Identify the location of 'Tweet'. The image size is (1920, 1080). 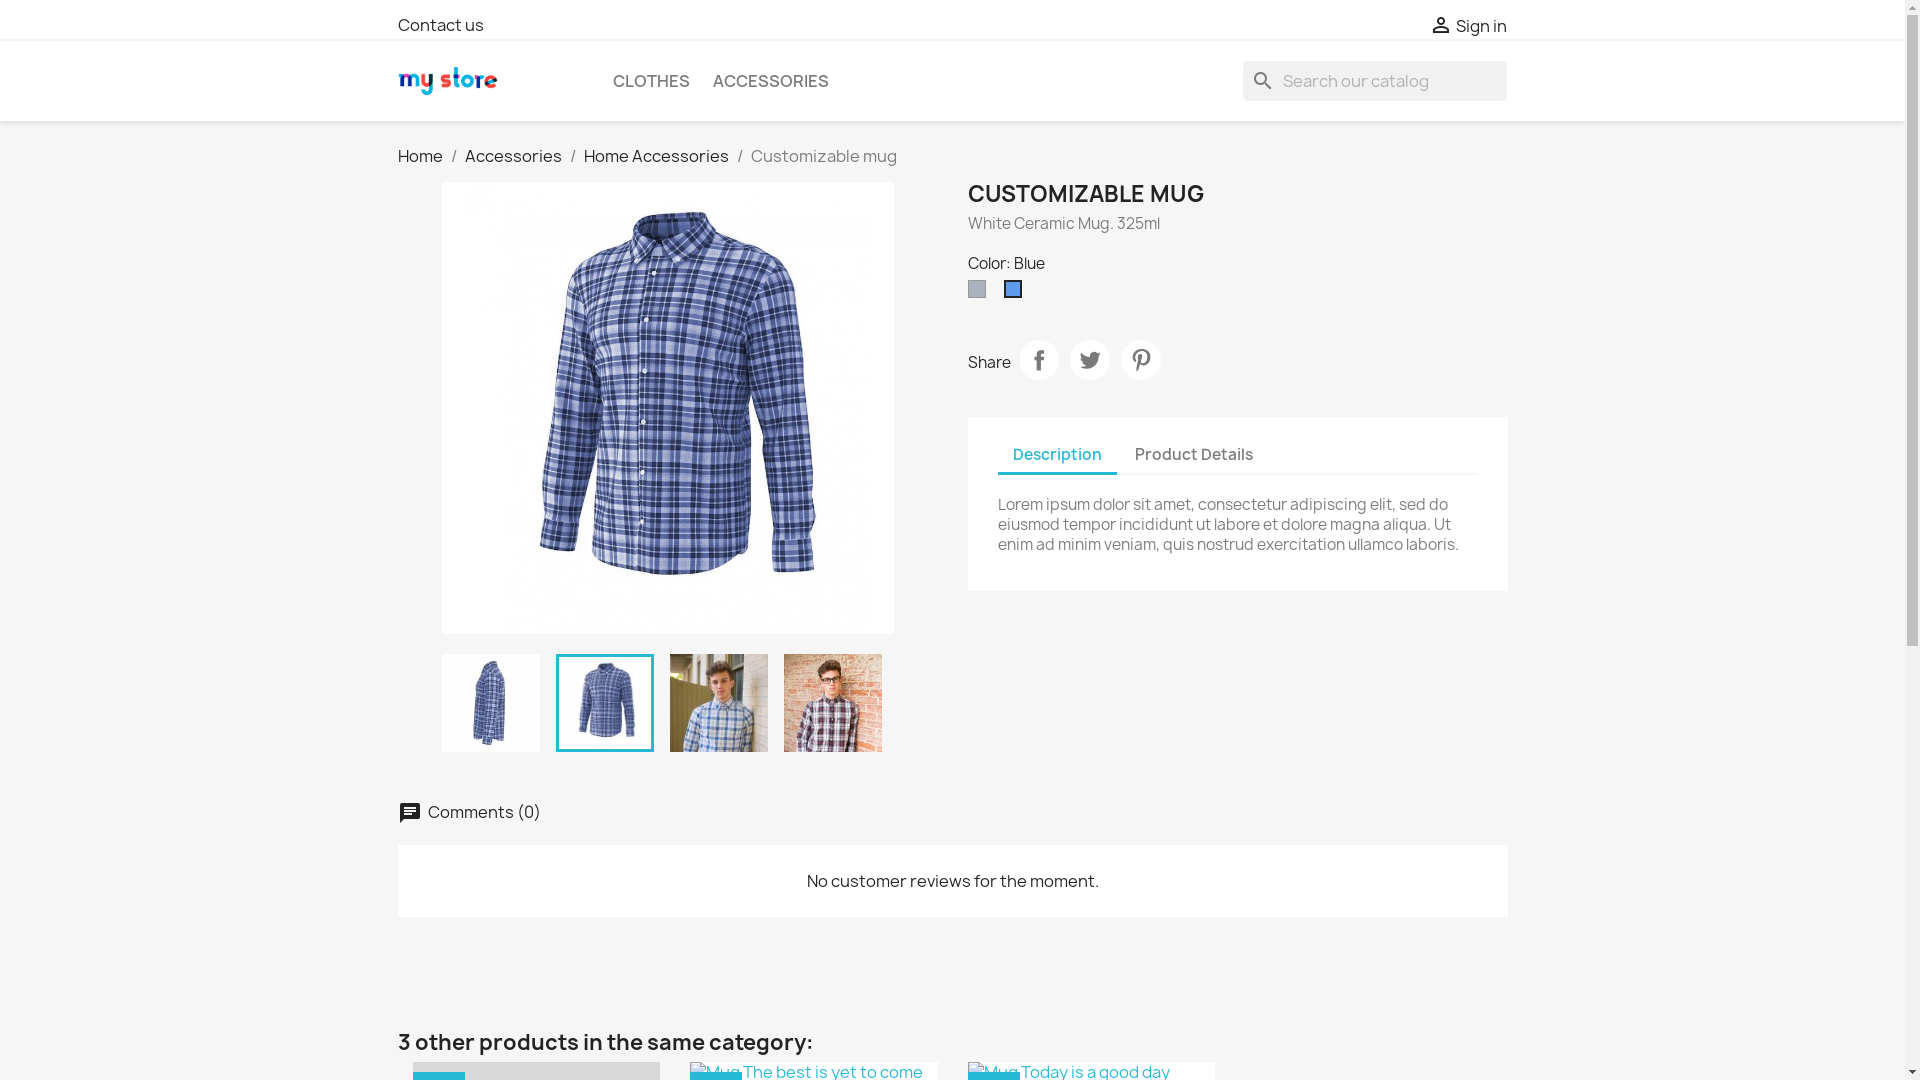
(1088, 358).